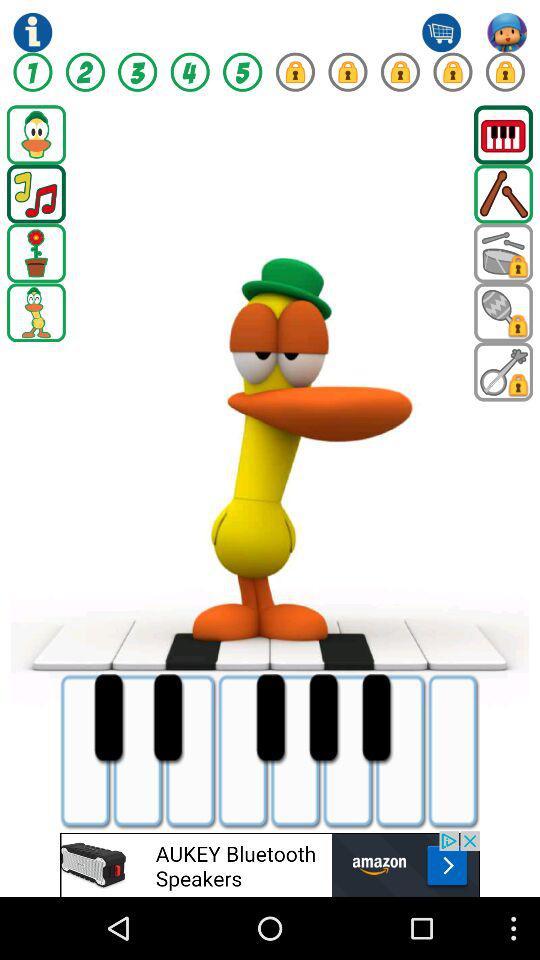  What do you see at coordinates (502, 334) in the screenshot?
I see `the search icon` at bounding box center [502, 334].